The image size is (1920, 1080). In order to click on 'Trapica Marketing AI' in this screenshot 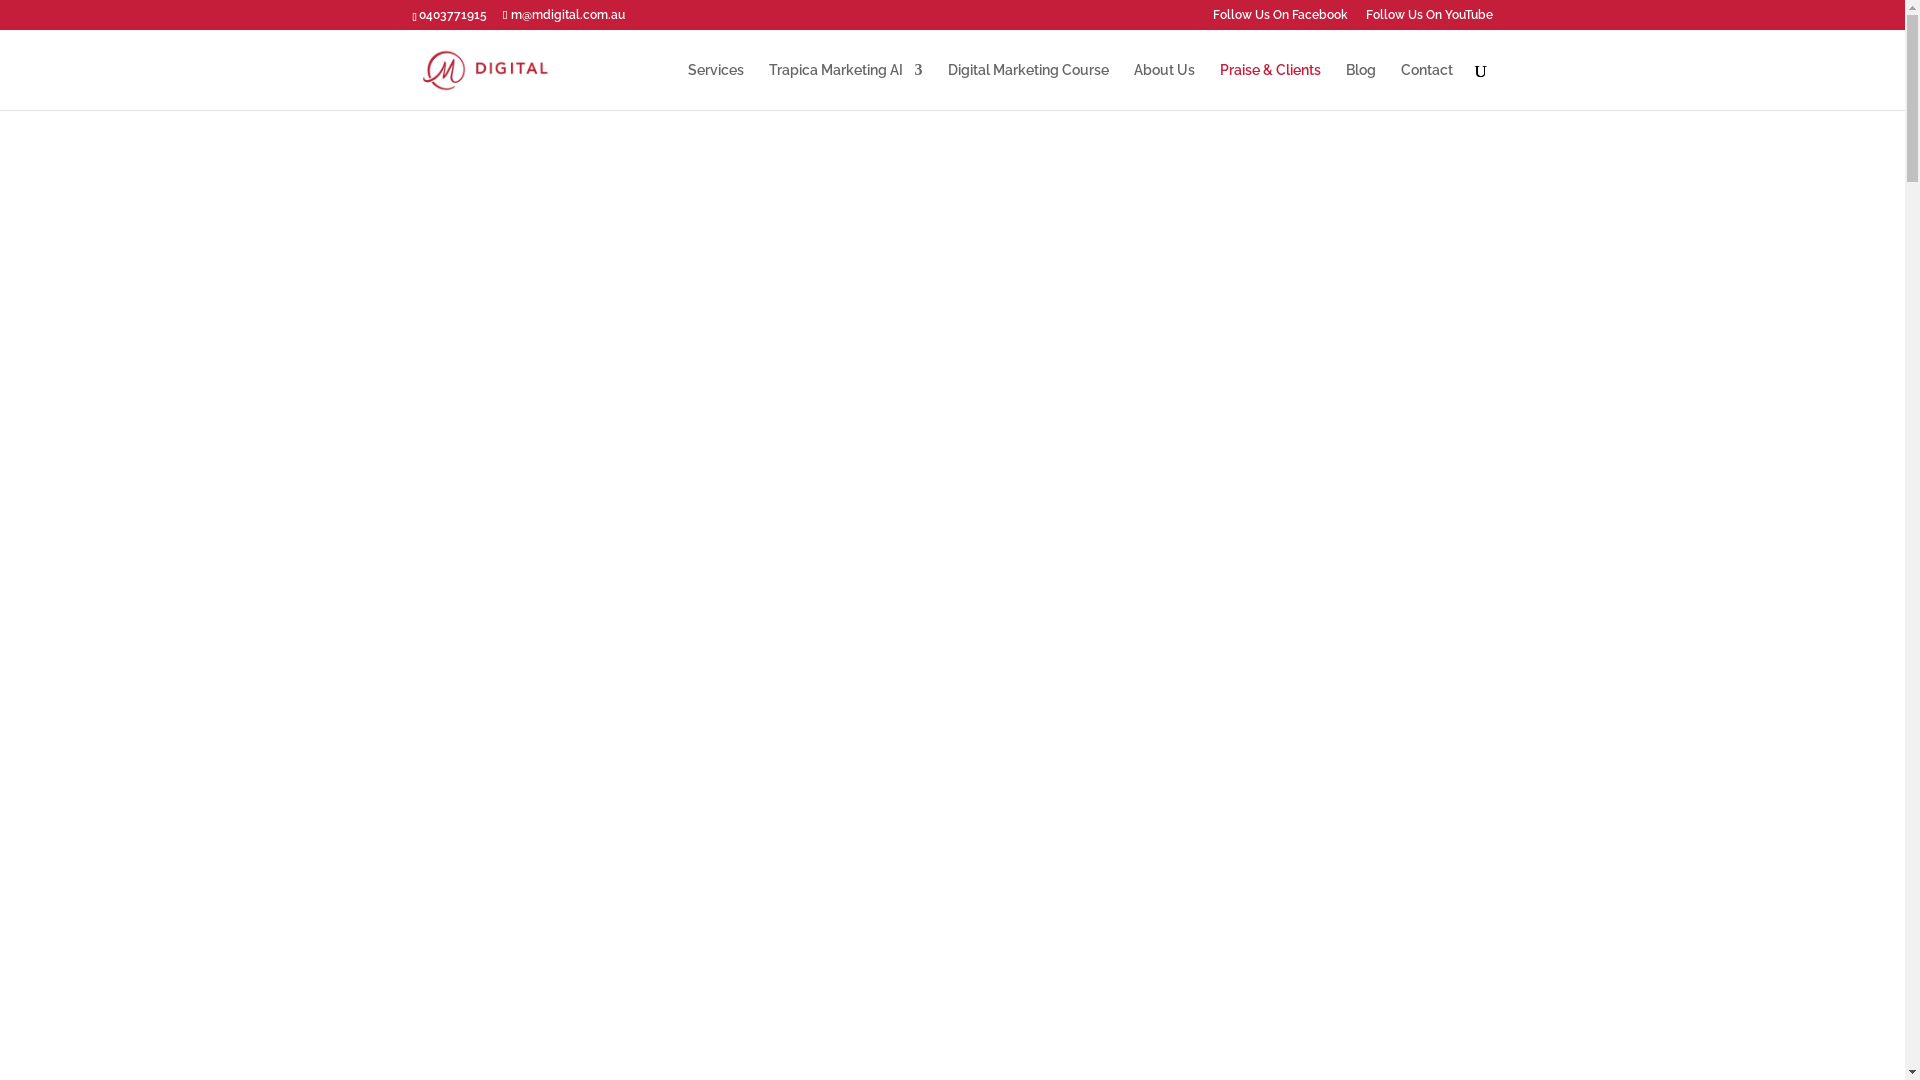, I will do `click(844, 85)`.